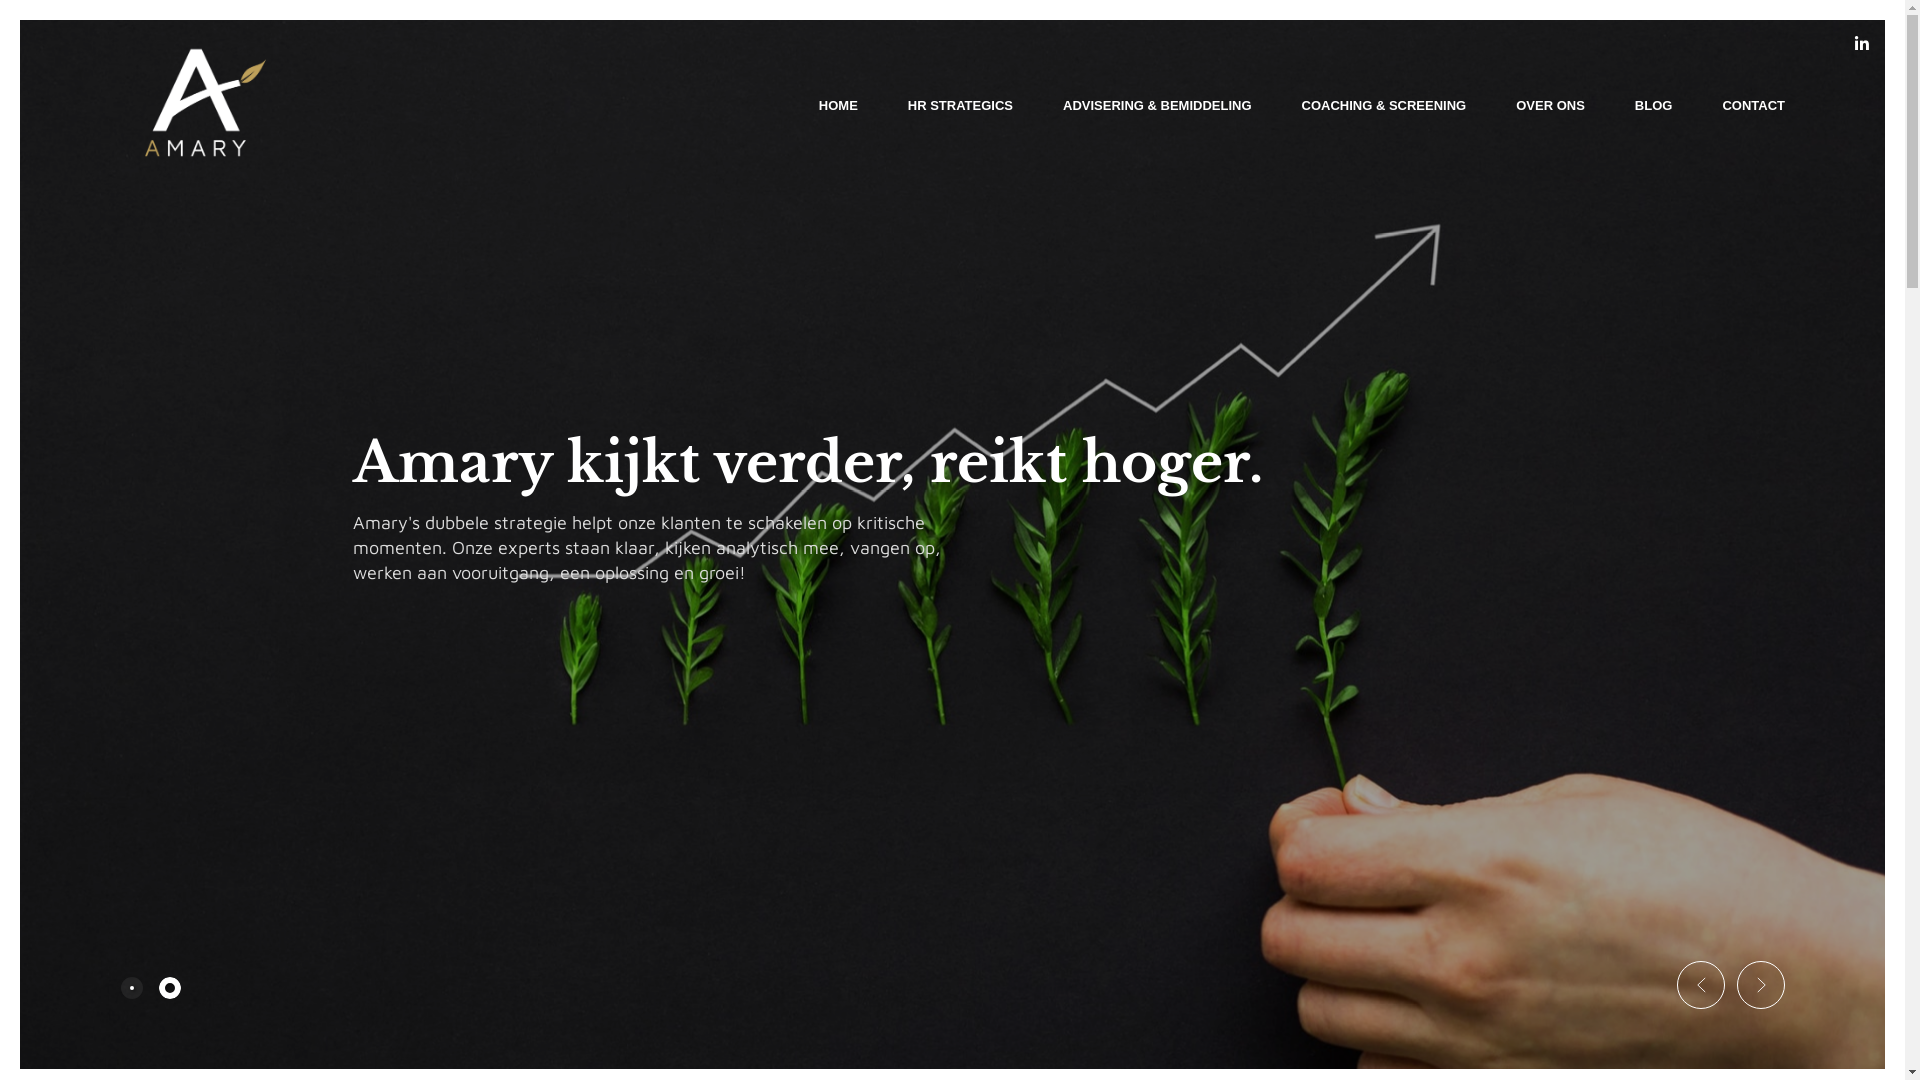 Image resolution: width=1920 pixels, height=1080 pixels. What do you see at coordinates (1157, 105) in the screenshot?
I see `'ADVISERING & BEMIDDELING'` at bounding box center [1157, 105].